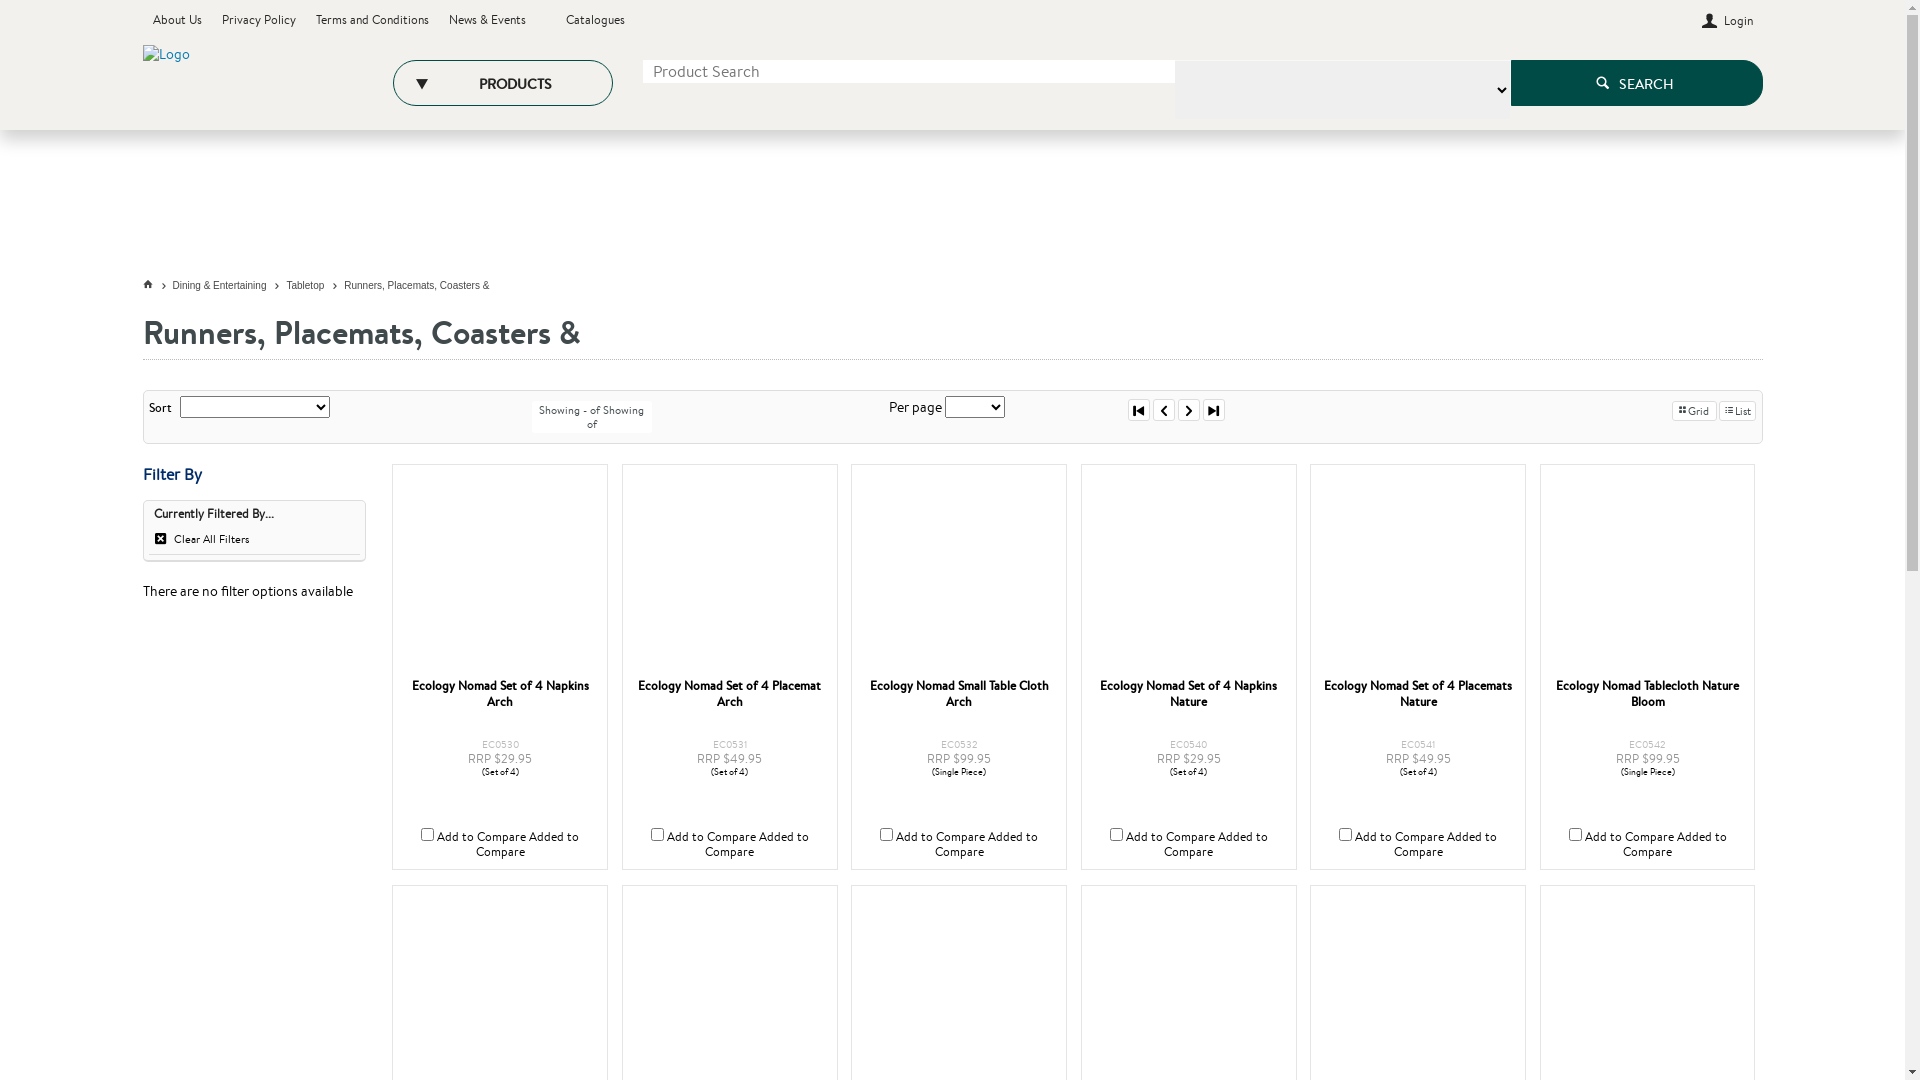 The width and height of the screenshot is (1920, 1080). Describe the element at coordinates (372, 19) in the screenshot. I see `'Terms and Conditions'` at that location.